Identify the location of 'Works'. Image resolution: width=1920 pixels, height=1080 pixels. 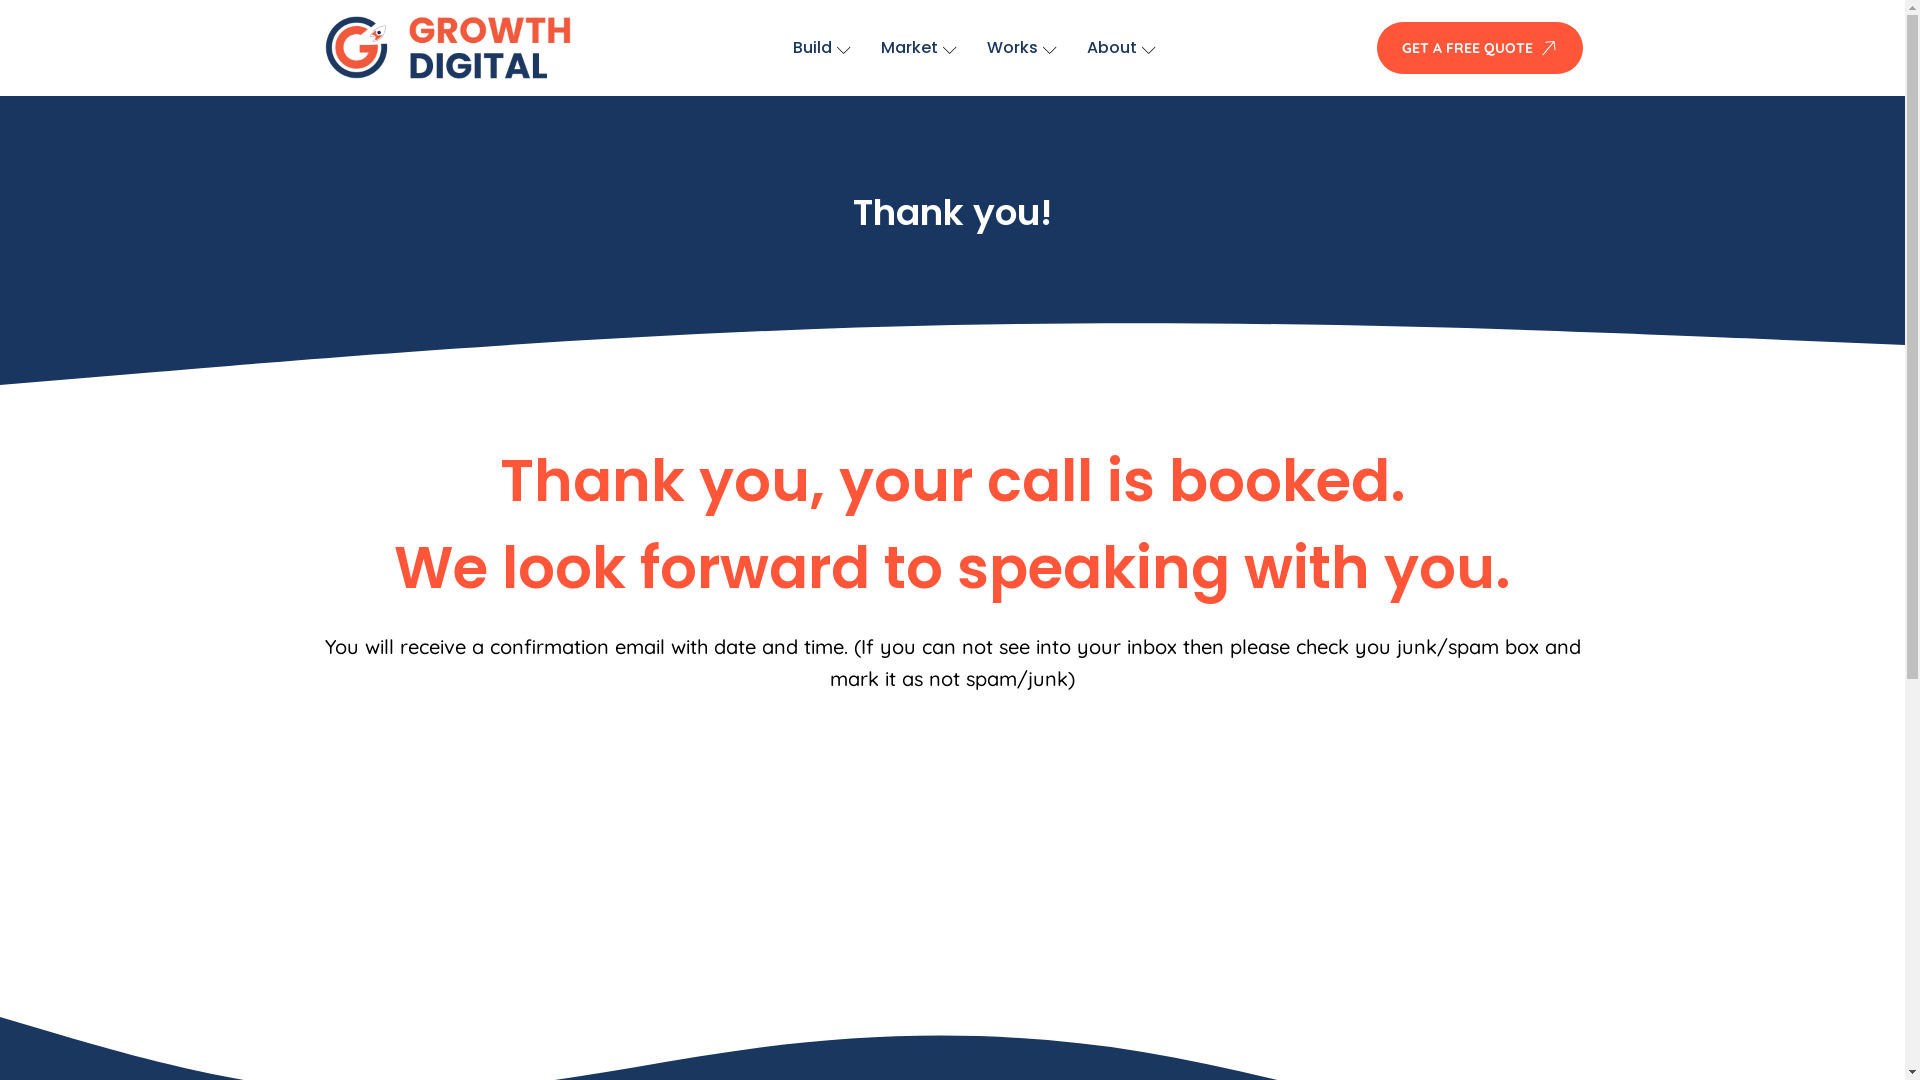
(1022, 46).